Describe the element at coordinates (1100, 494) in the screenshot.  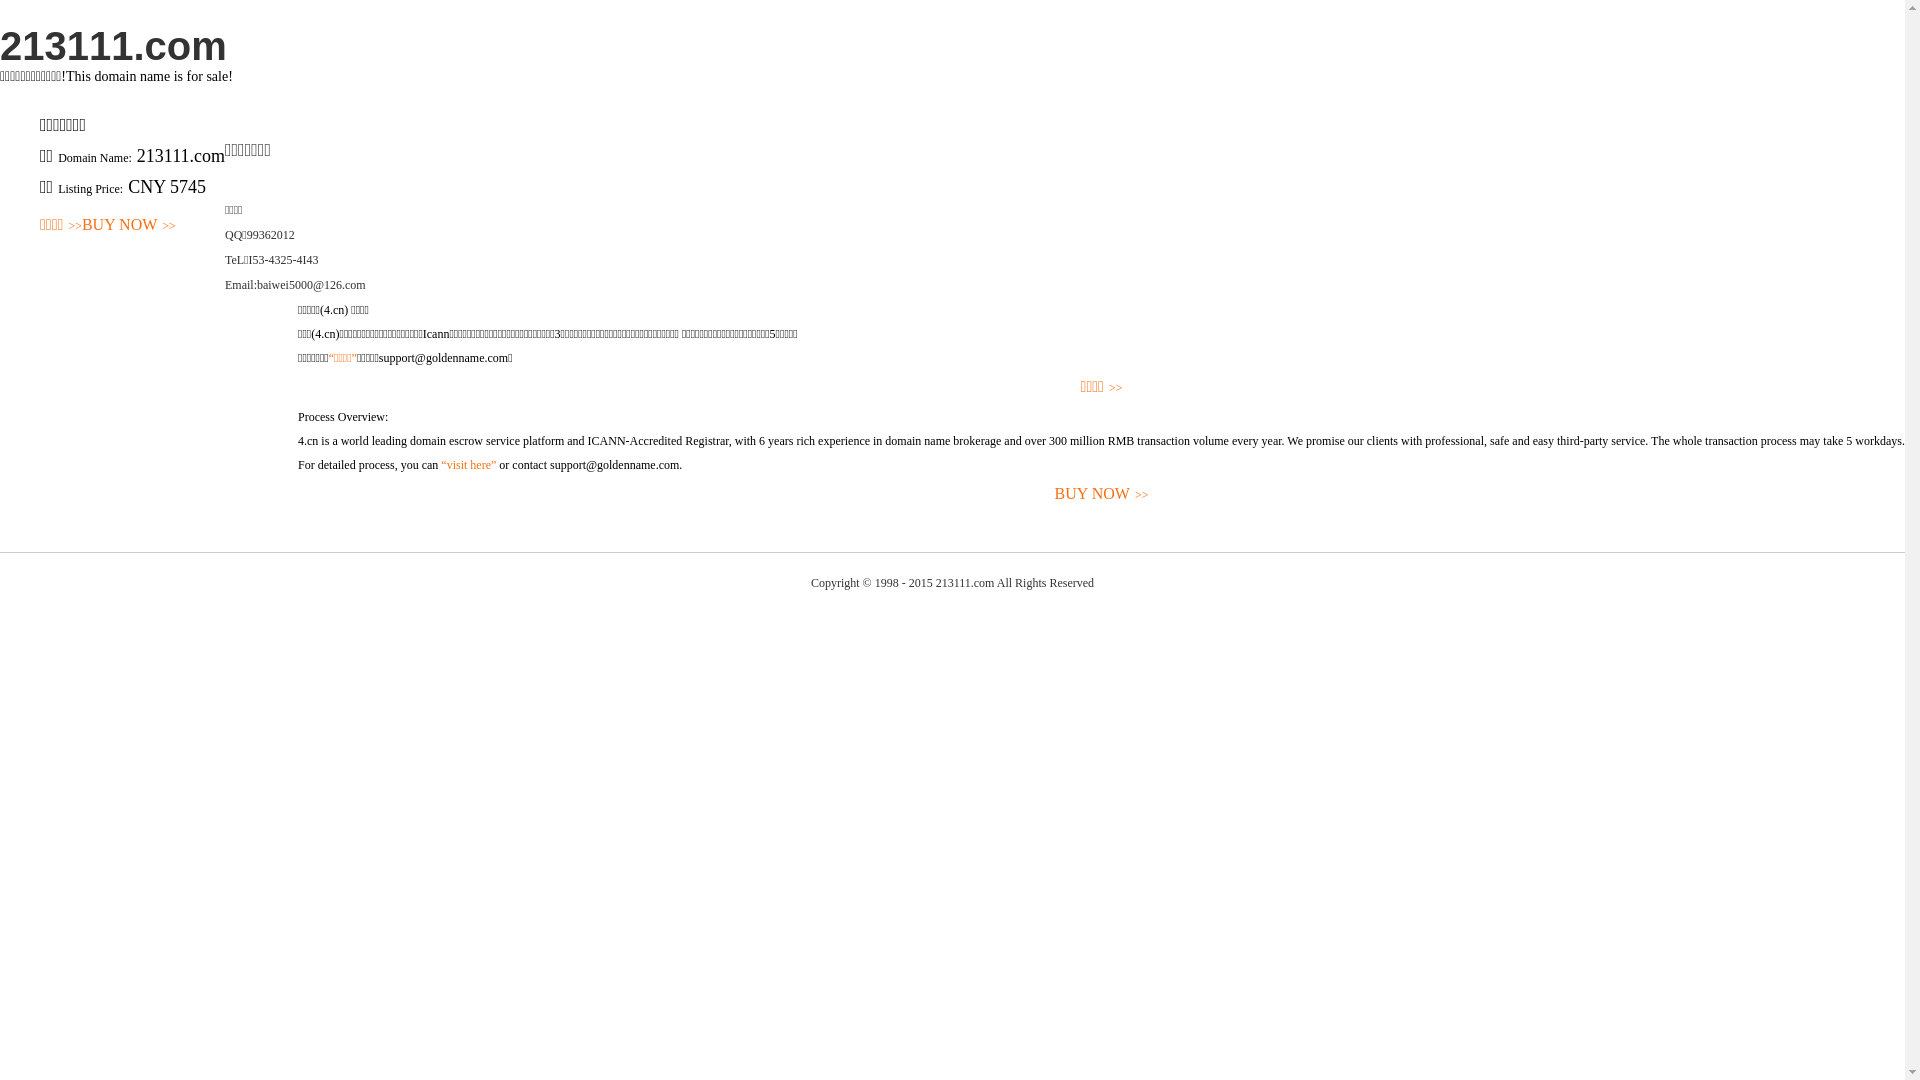
I see `'BUY NOW>>'` at that location.